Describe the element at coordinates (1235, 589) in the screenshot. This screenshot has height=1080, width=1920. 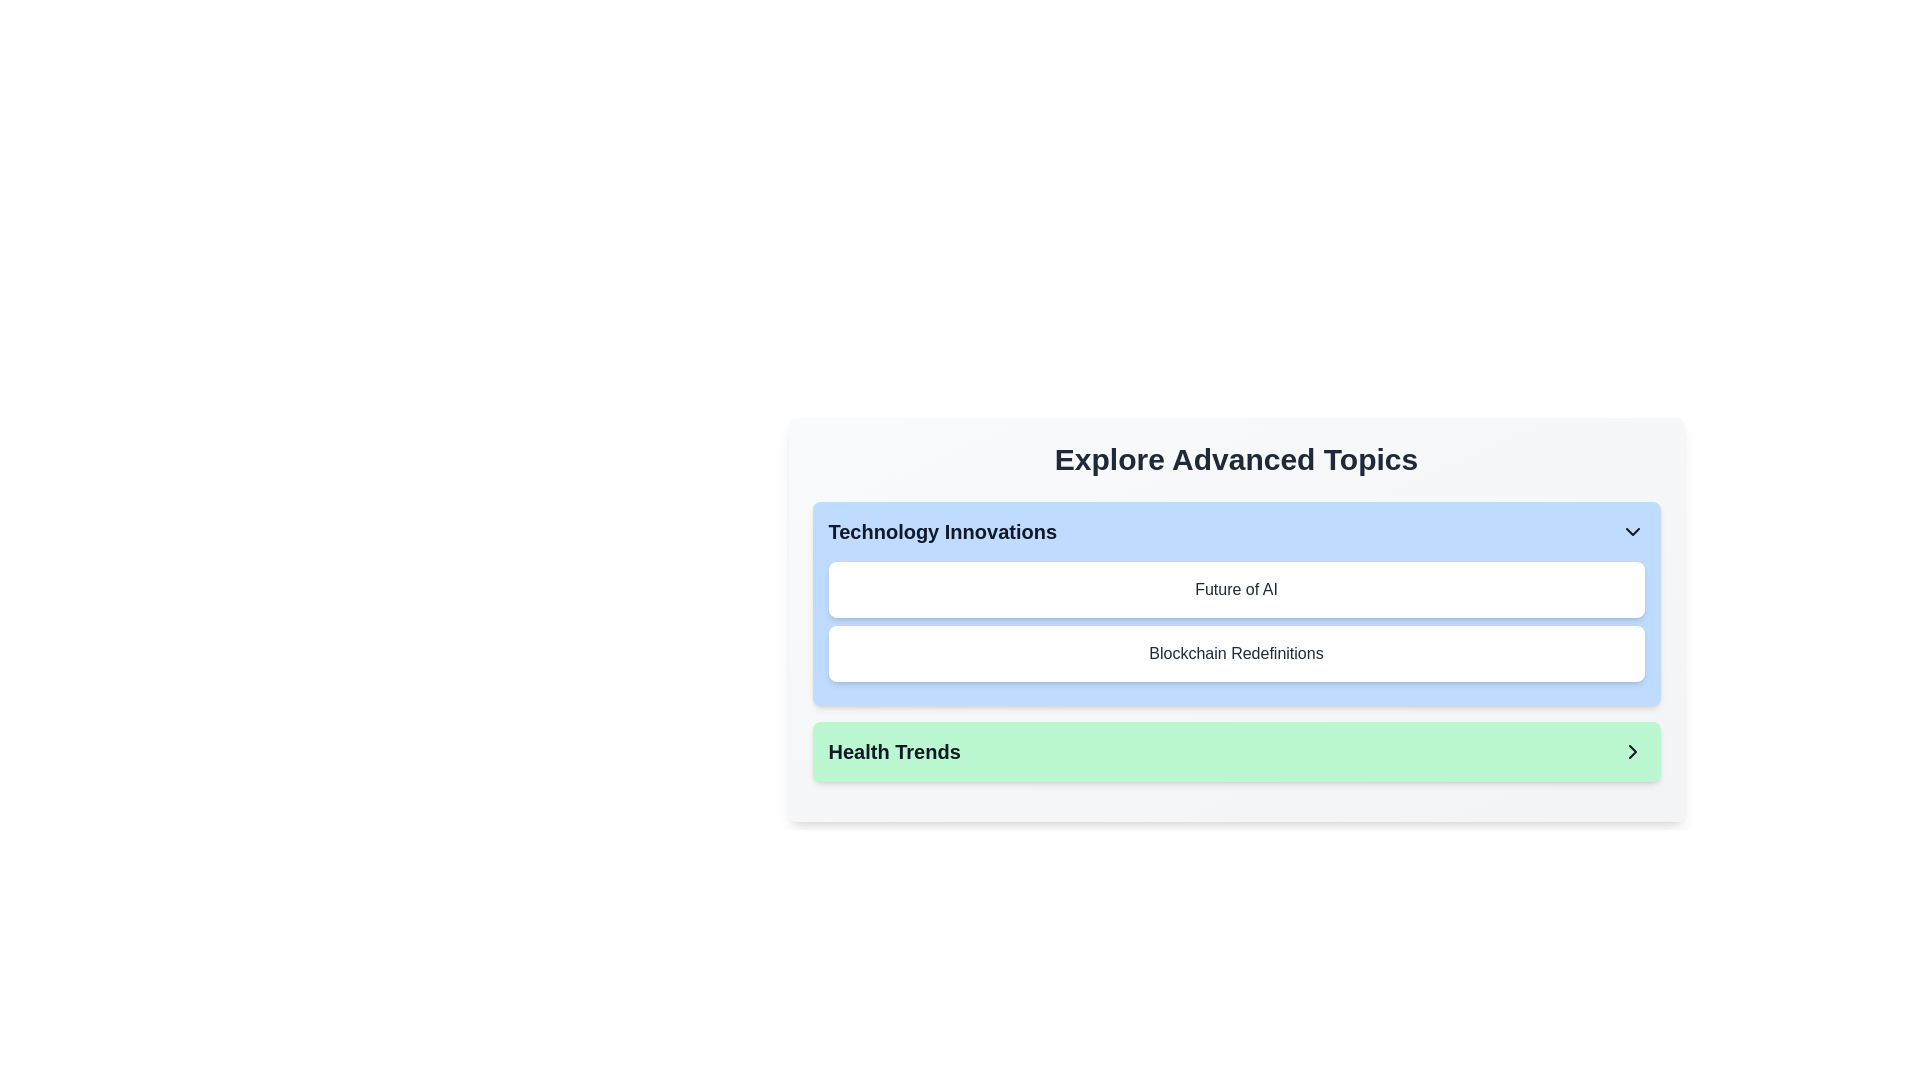
I see `the first interactive card in the 'Technology Innovations' section` at that location.